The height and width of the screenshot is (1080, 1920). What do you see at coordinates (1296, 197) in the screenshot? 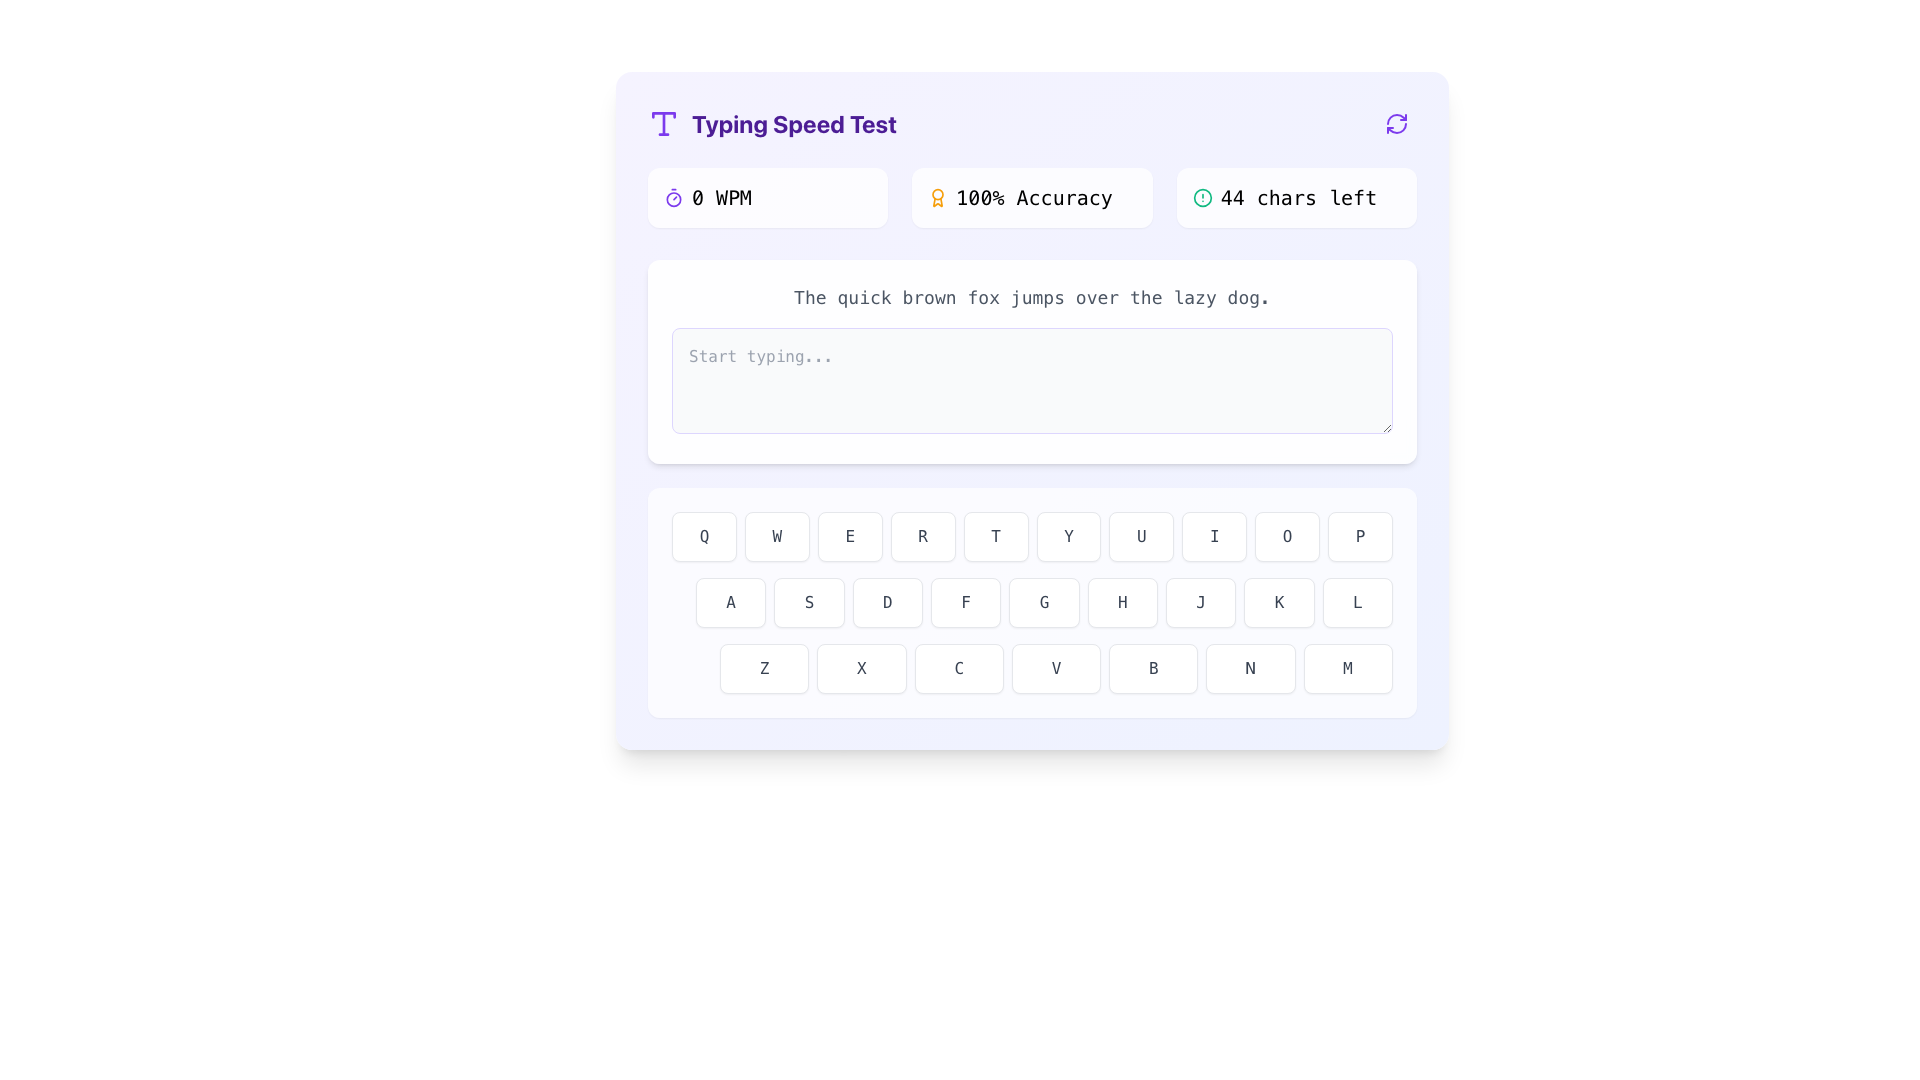
I see `the text-based informational display with the text '44 chars left' and a green circular alert icon, located in the third column of the grid layout above the typing box` at bounding box center [1296, 197].